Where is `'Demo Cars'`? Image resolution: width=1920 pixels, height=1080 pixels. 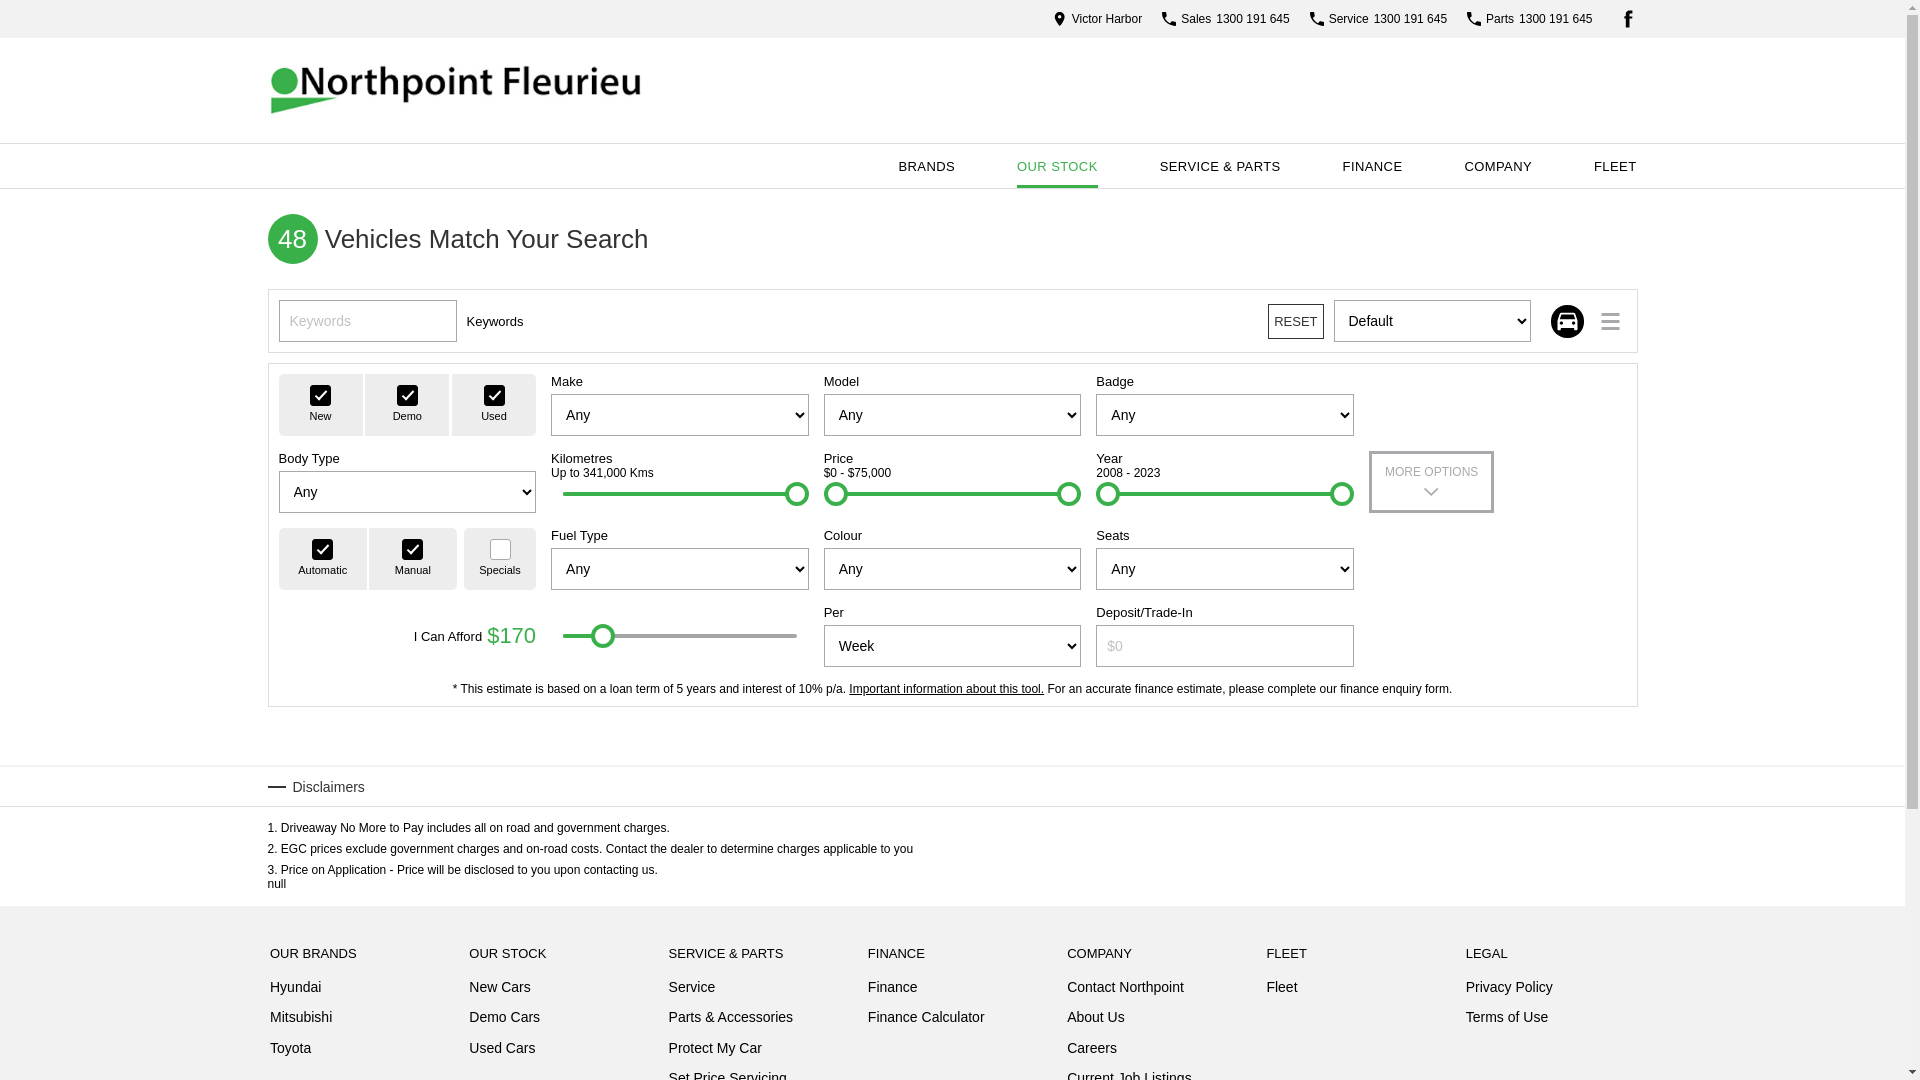 'Demo Cars' is located at coordinates (468, 1021).